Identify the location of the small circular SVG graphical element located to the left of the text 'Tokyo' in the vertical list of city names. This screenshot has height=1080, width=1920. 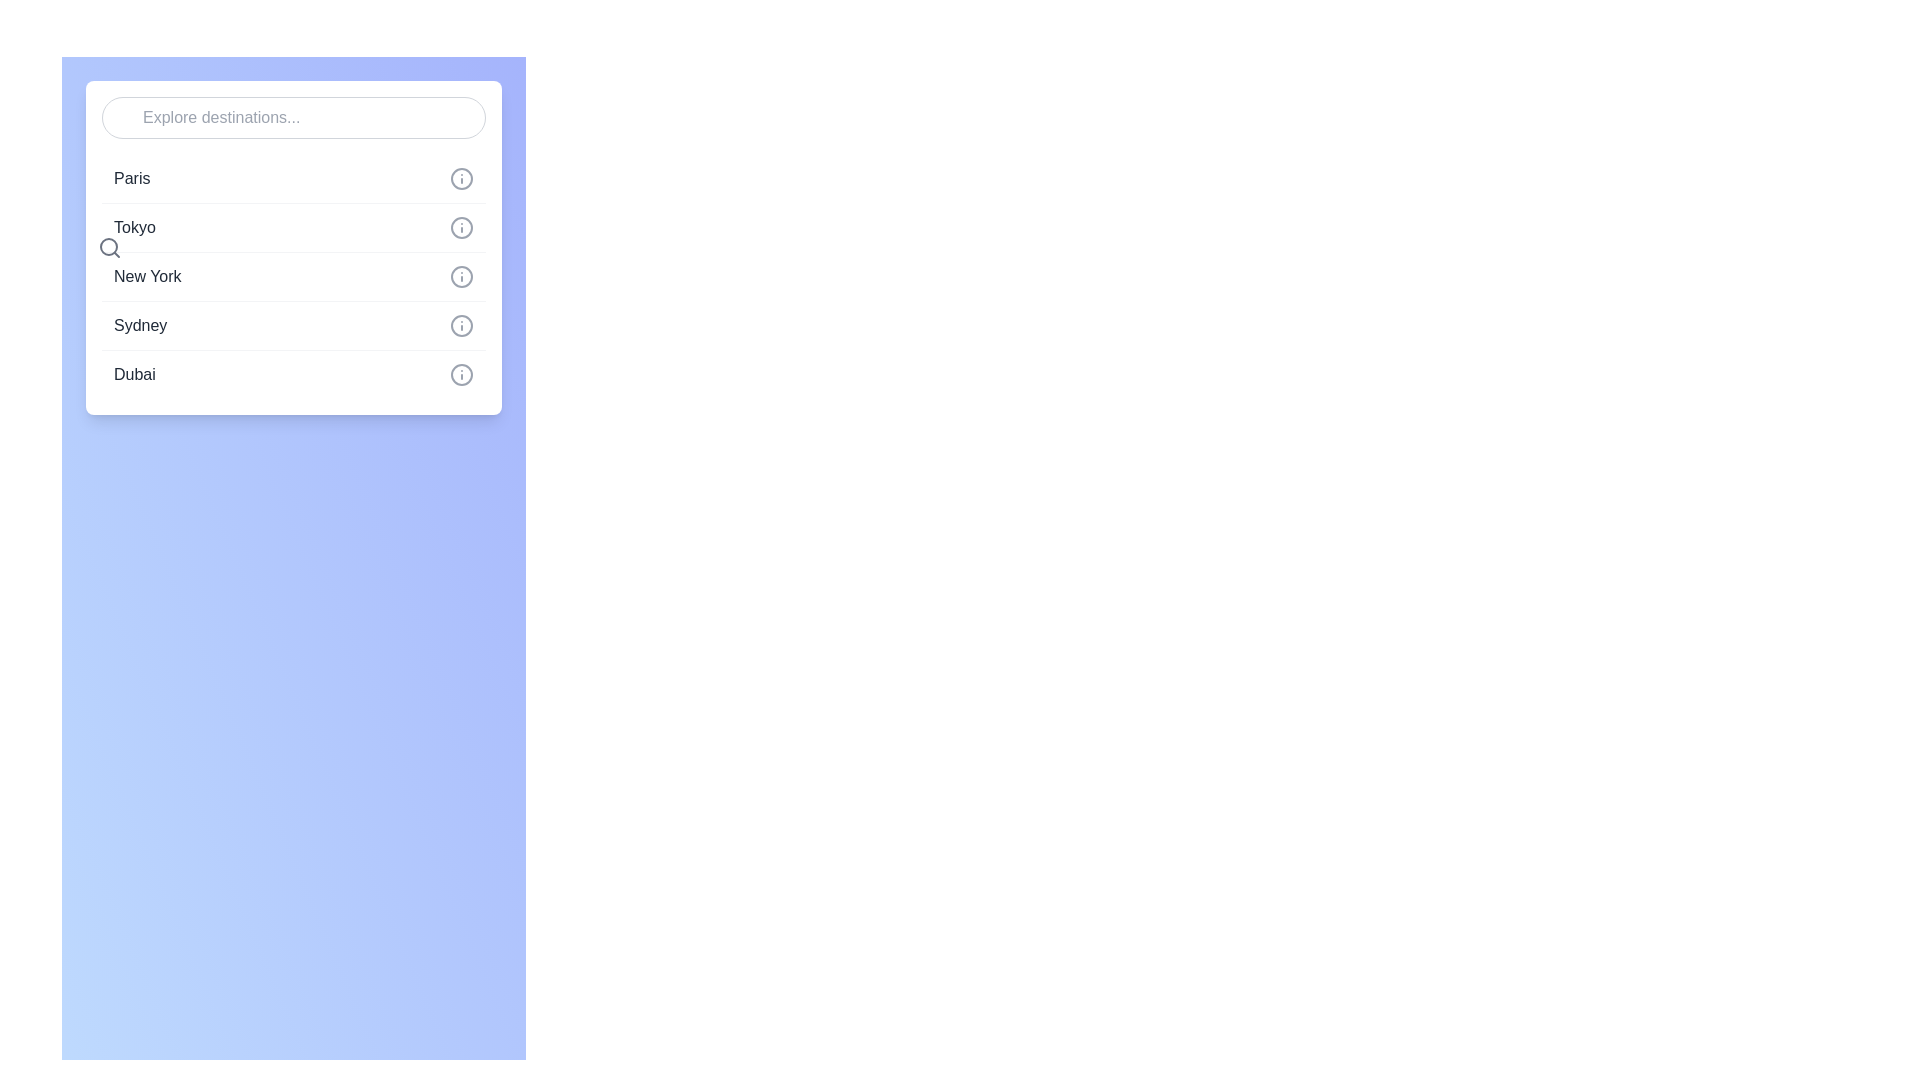
(108, 245).